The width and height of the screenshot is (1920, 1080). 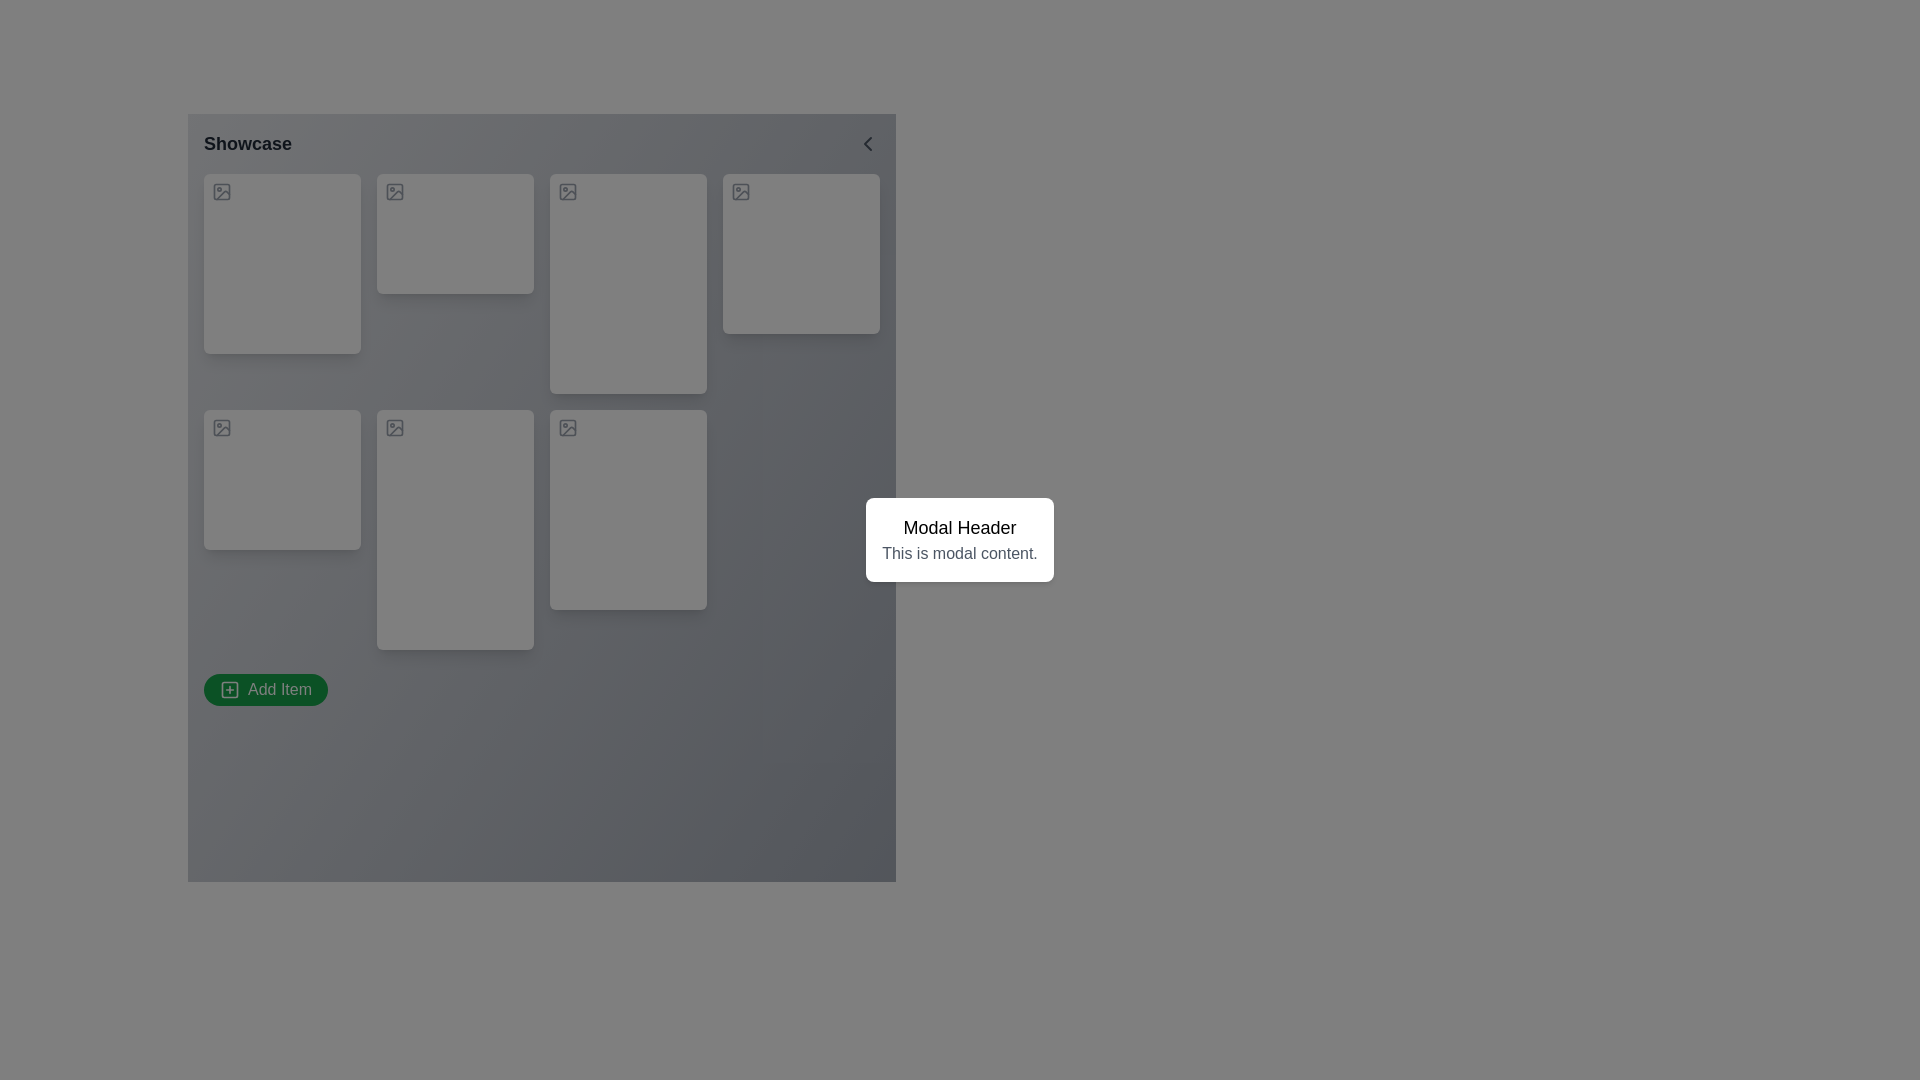 I want to click on the decorative UI element located in the top-left corner of the tile in the second row of the grid in the 'Showcase' section to visually indicate the tile's status, so click(x=221, y=427).